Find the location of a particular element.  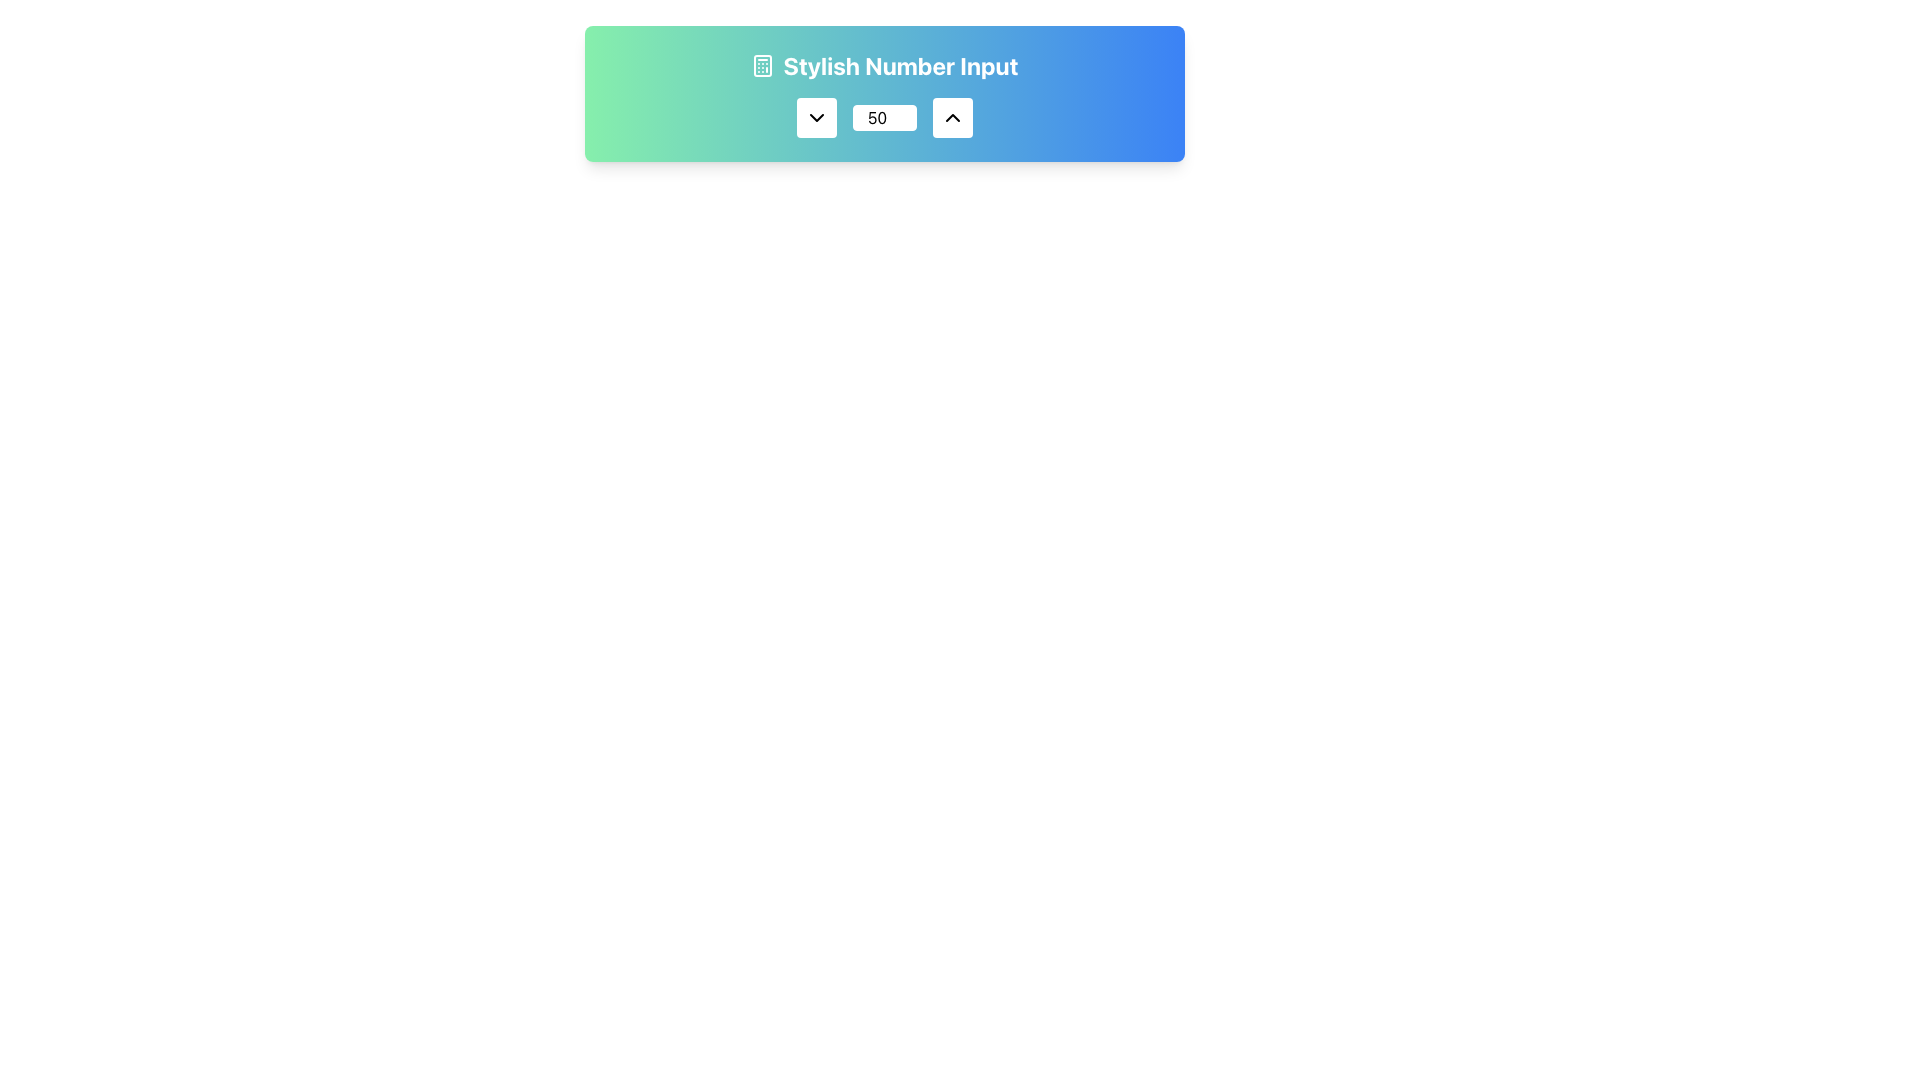

the increment control button located to the right of the numerical input box displaying the number 50 is located at coordinates (952, 118).